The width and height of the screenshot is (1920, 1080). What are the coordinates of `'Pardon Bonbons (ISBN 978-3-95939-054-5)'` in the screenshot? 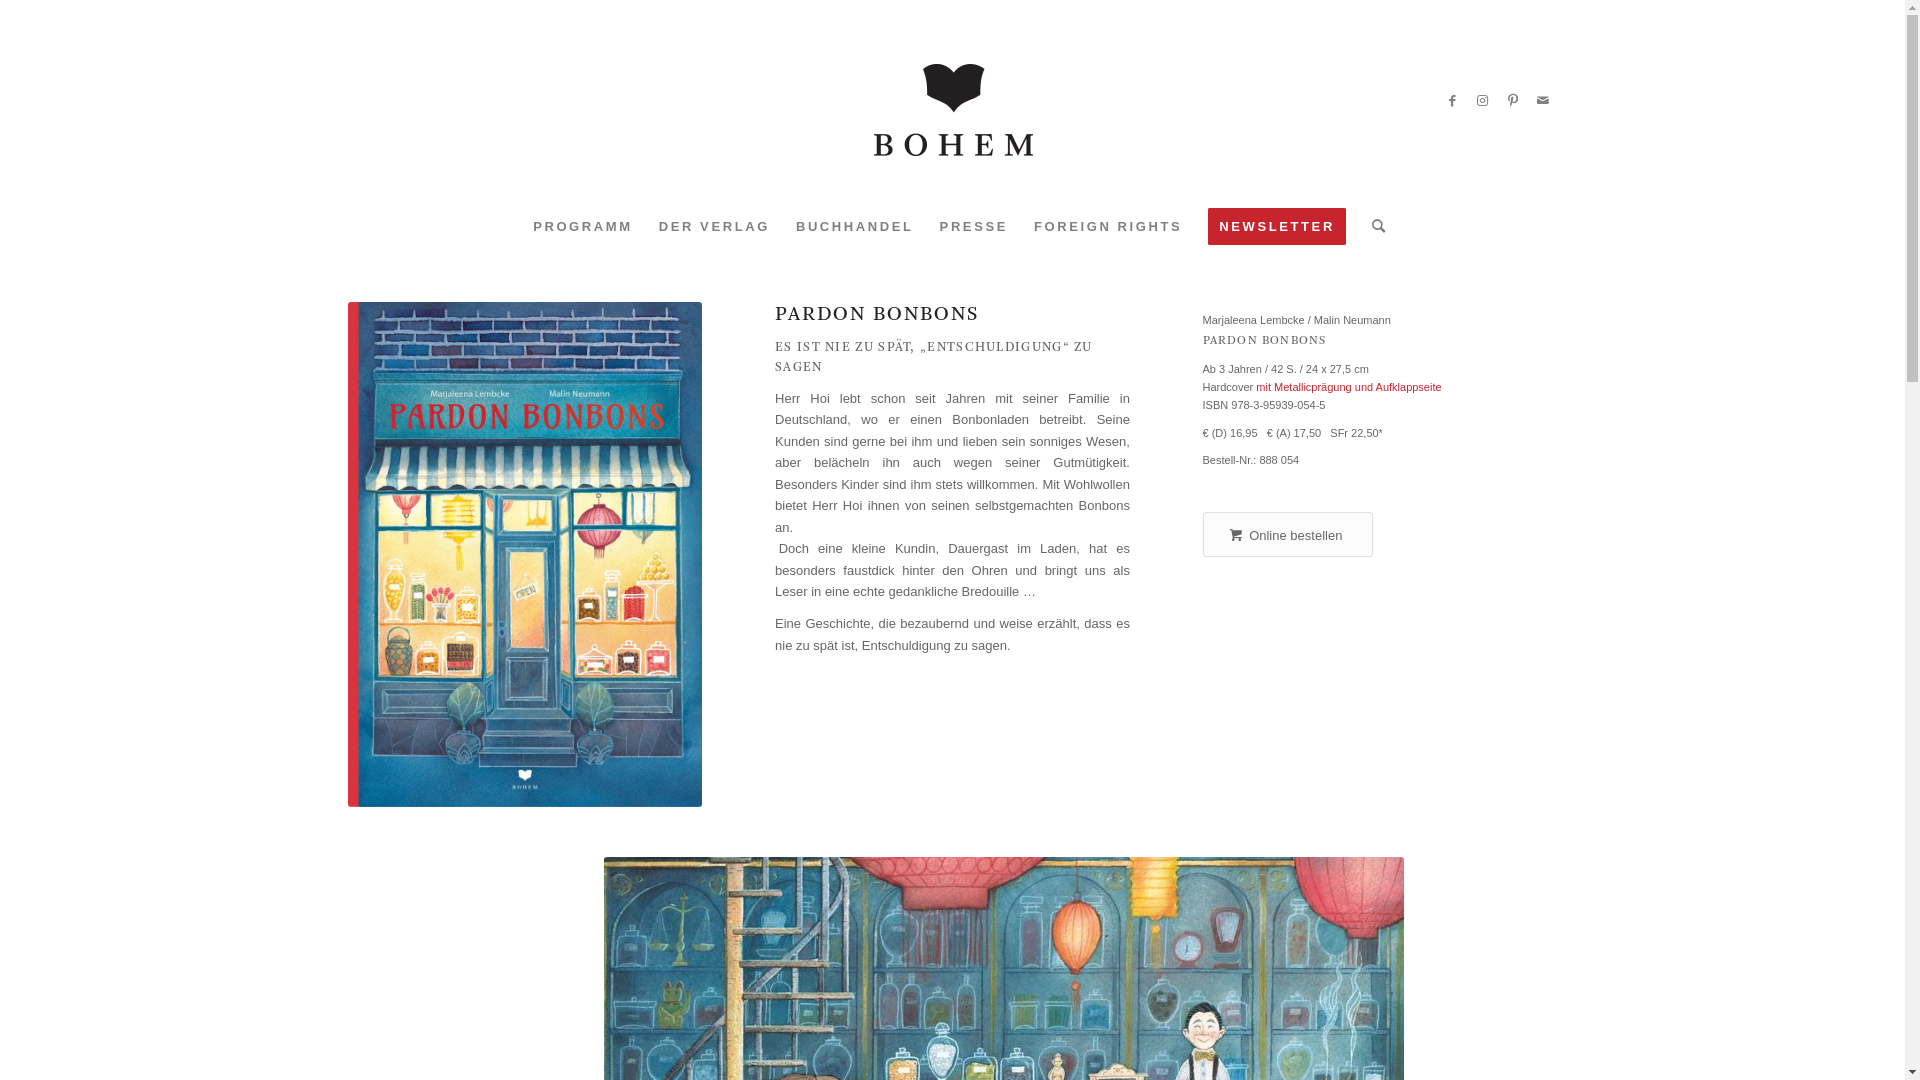 It's located at (525, 554).